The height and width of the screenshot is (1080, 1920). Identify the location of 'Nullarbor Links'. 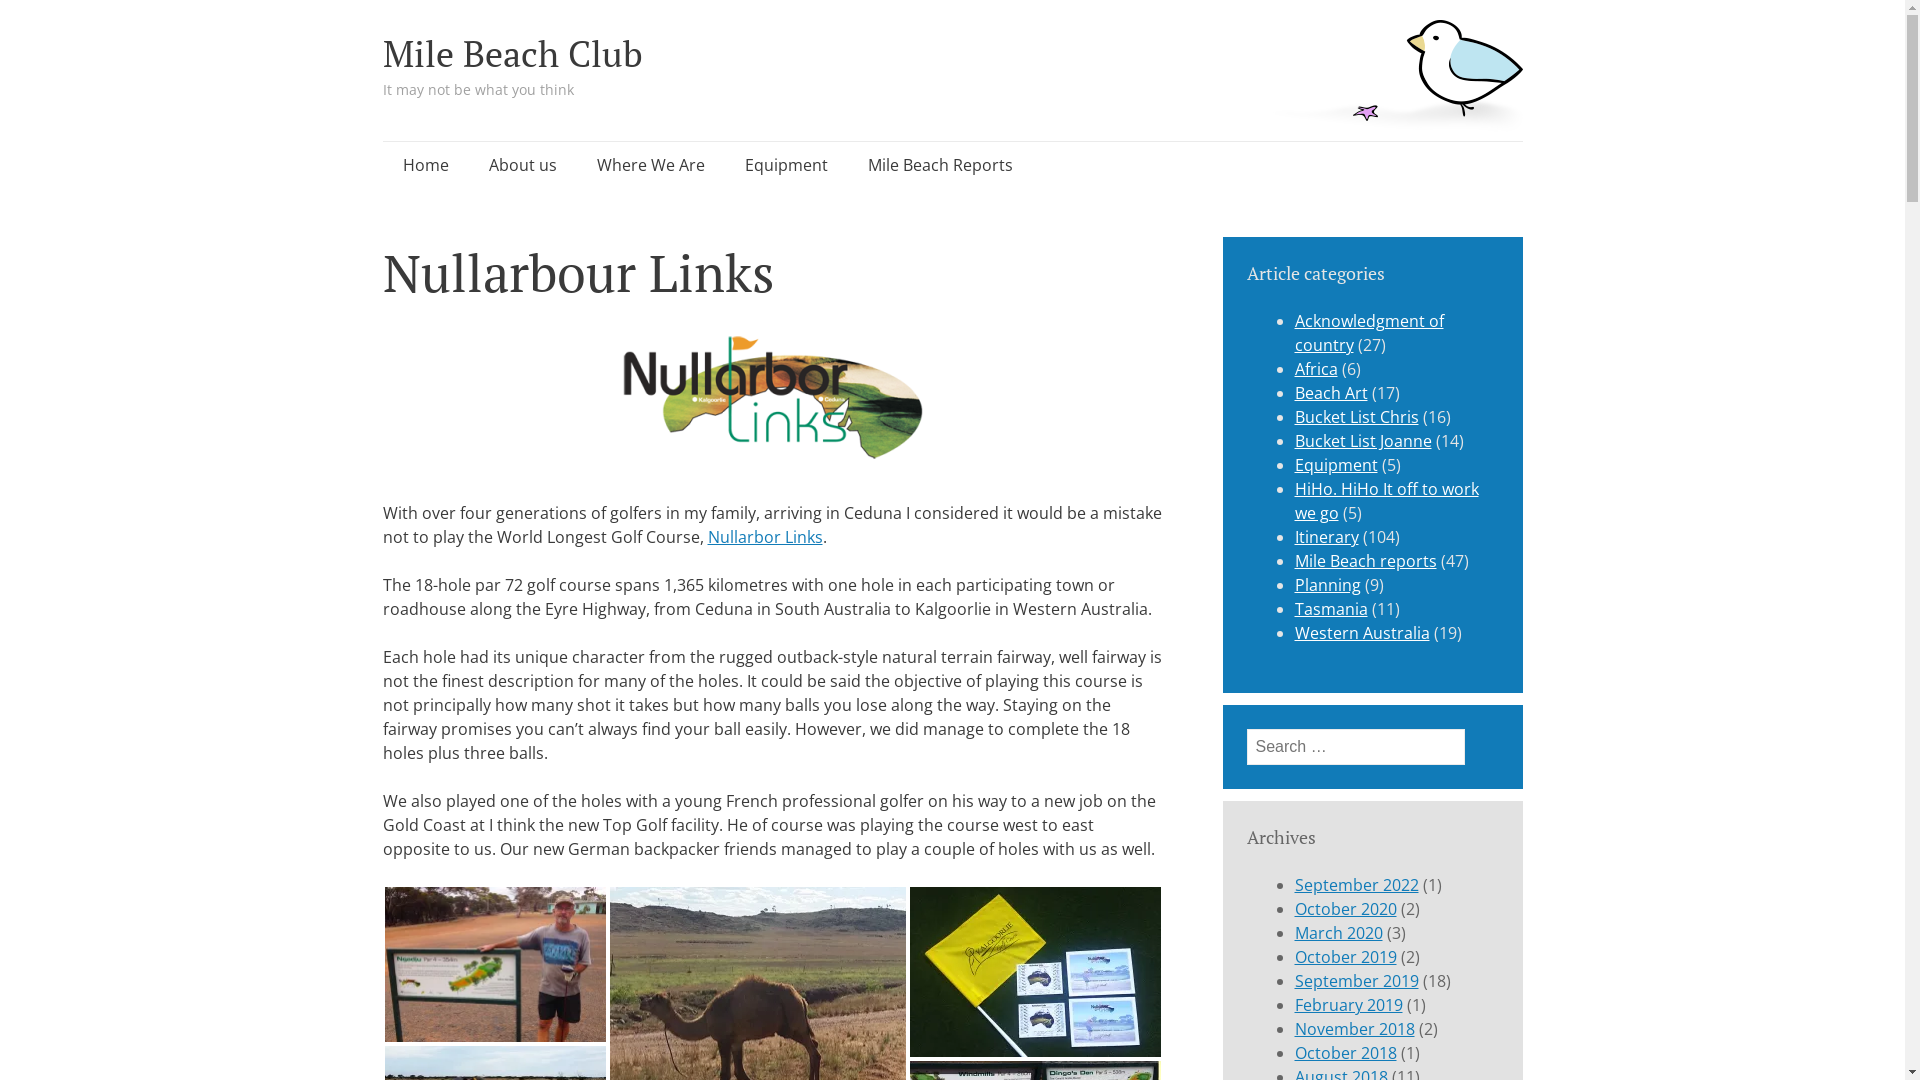
(764, 535).